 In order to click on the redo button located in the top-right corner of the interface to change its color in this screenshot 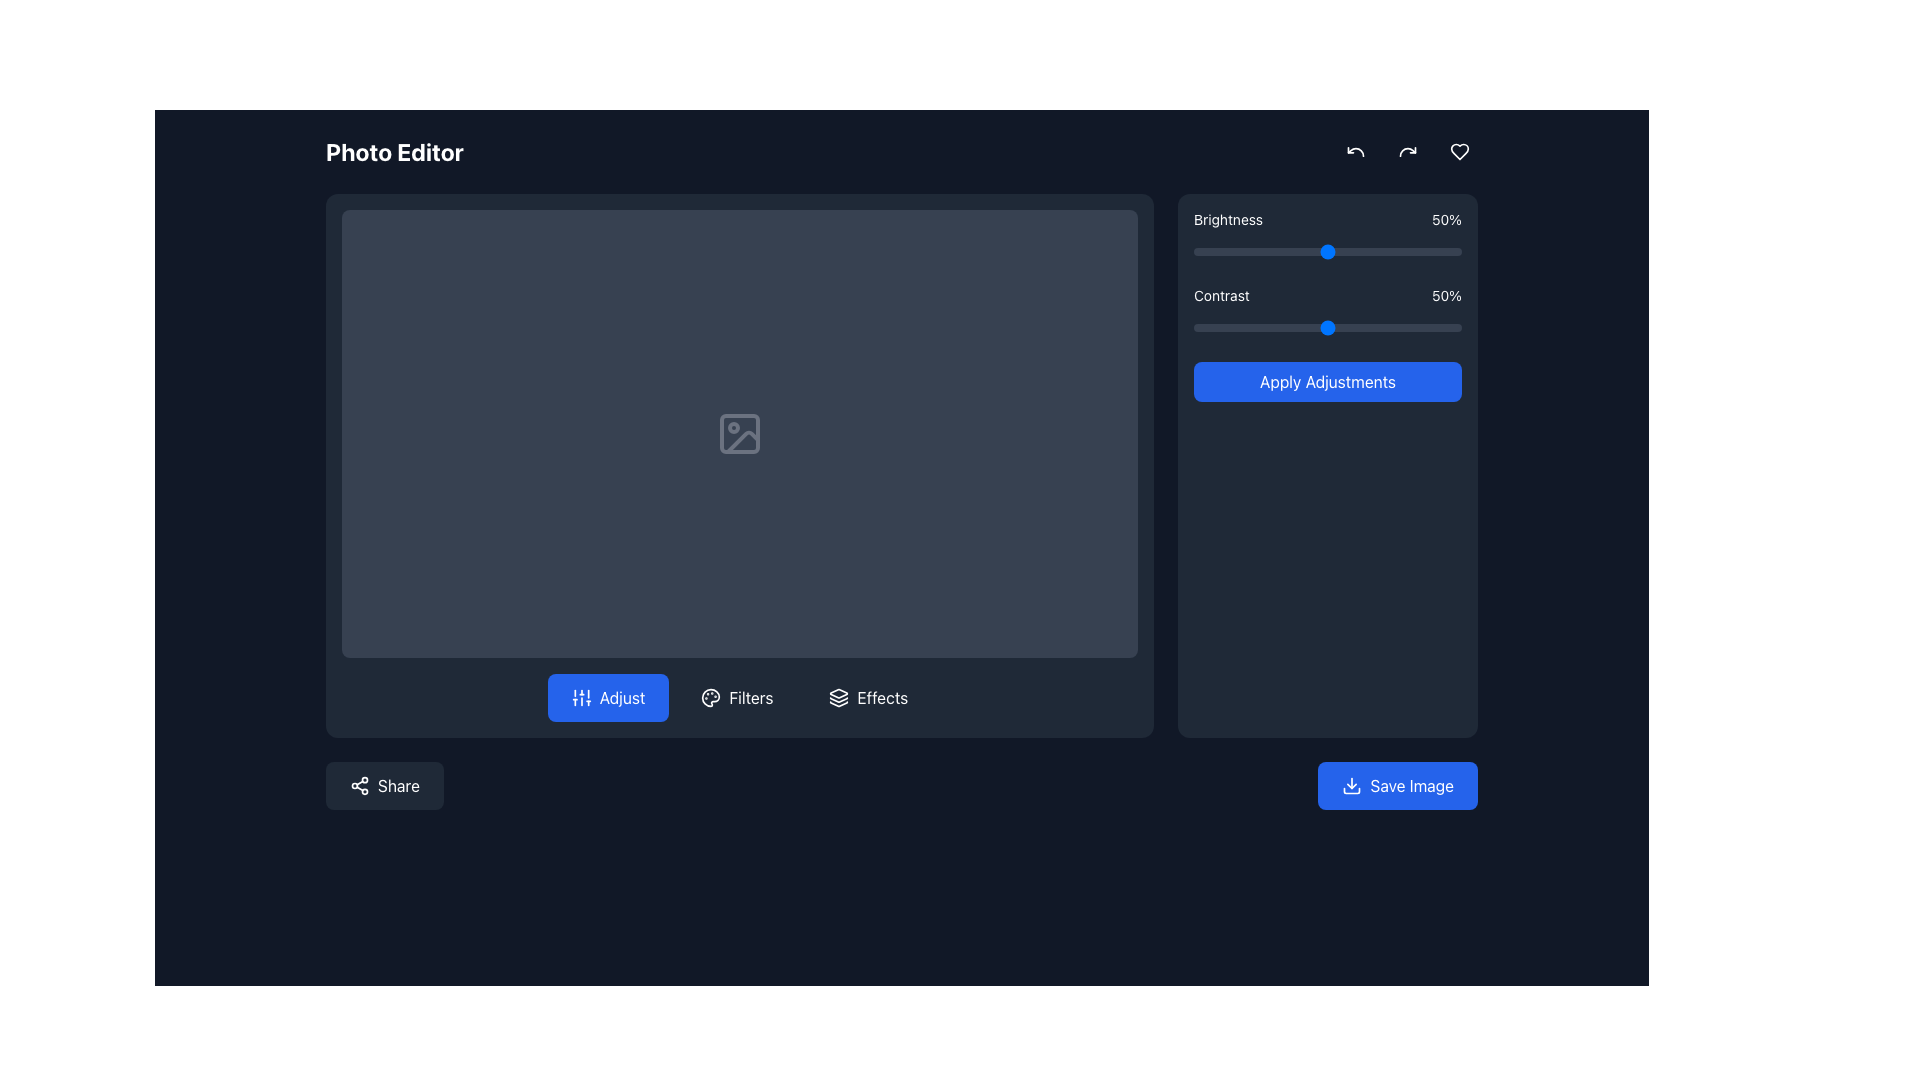, I will do `click(1406, 150)`.